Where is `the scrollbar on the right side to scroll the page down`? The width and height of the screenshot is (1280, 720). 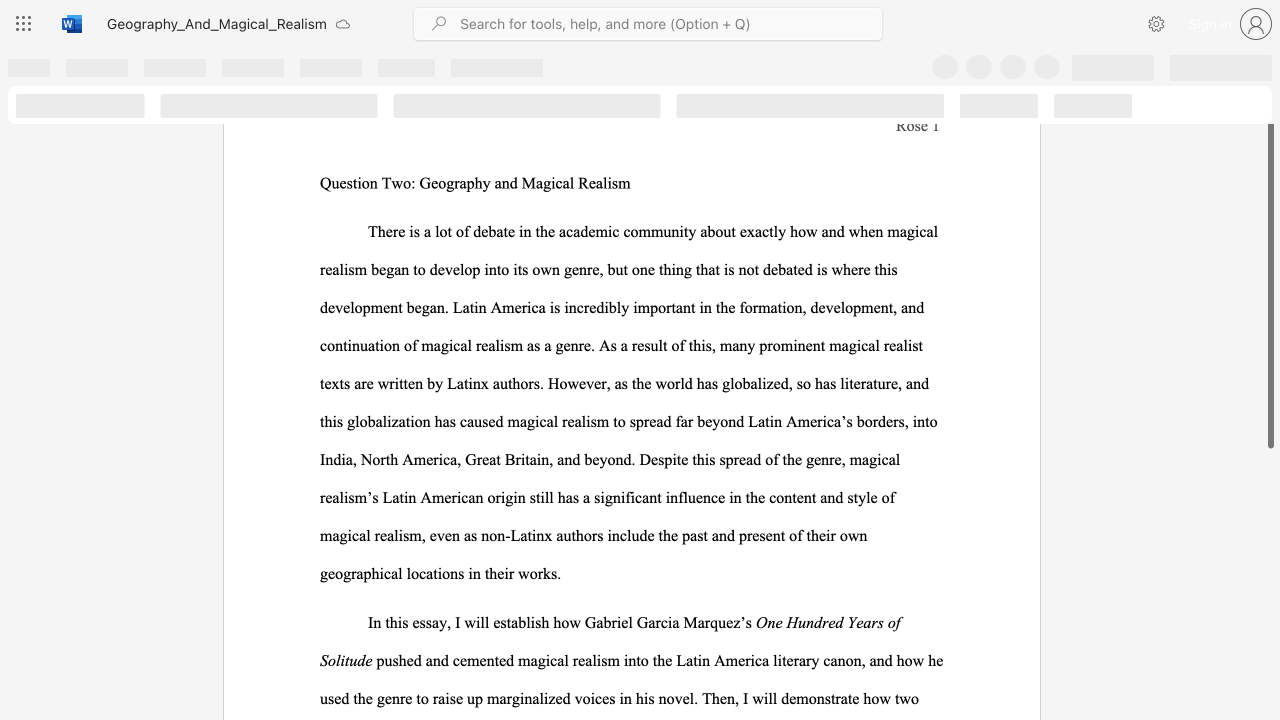 the scrollbar on the right side to scroll the page down is located at coordinates (1269, 490).